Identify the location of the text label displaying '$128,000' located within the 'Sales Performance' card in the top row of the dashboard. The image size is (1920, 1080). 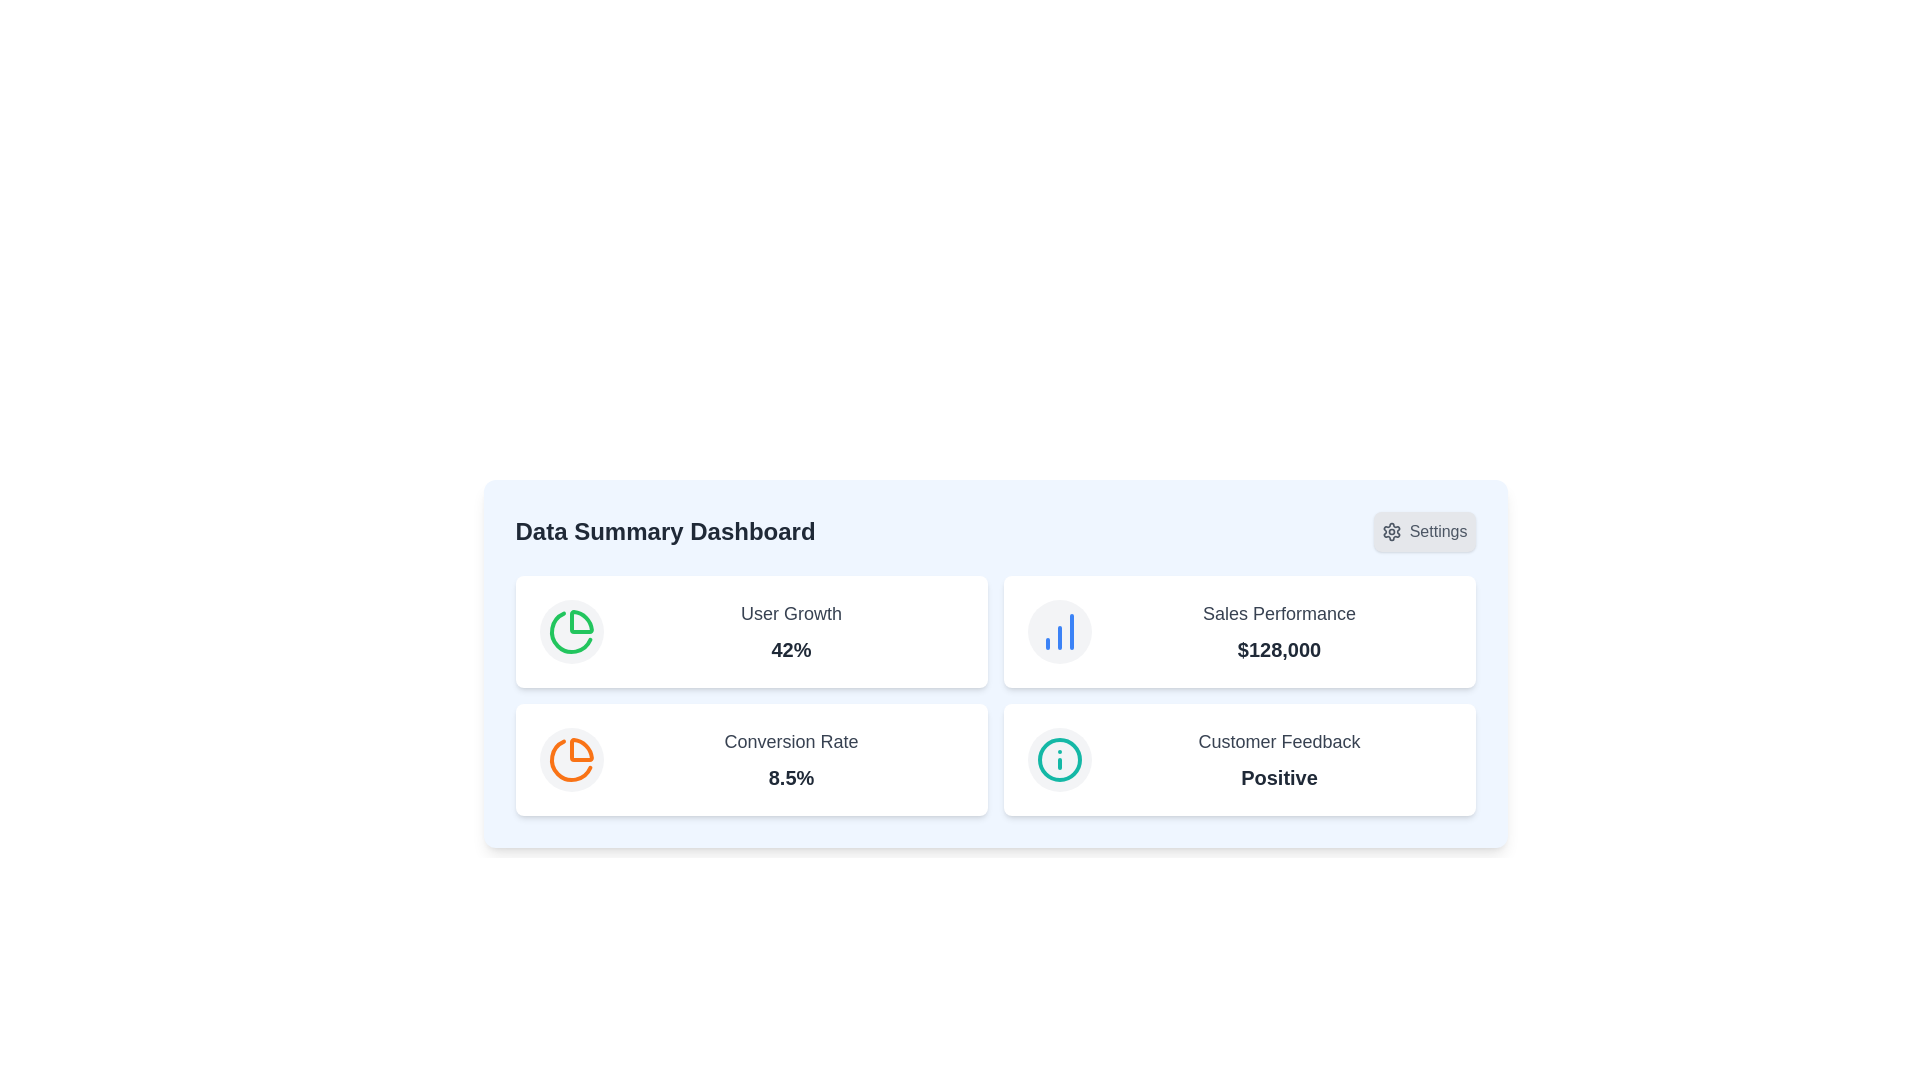
(1278, 650).